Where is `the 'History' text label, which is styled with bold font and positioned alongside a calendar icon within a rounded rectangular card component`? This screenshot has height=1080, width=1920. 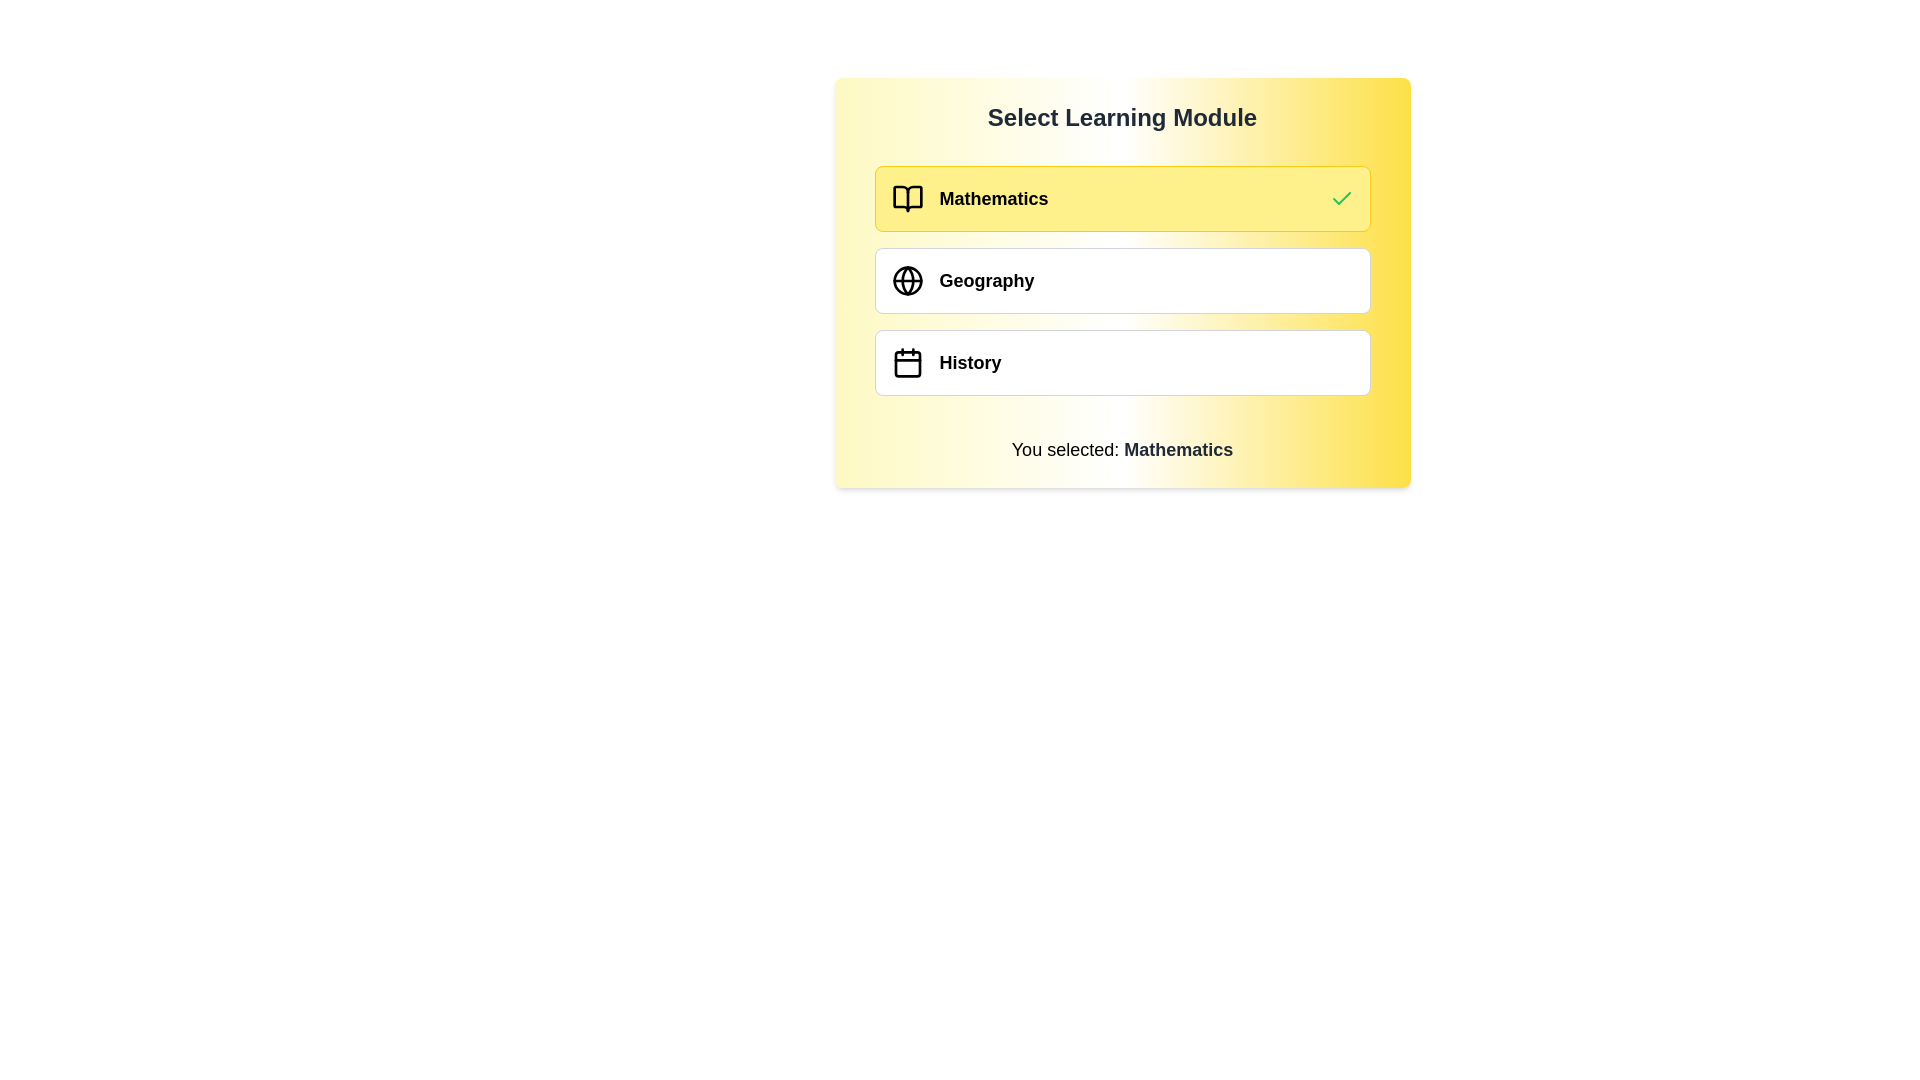 the 'History' text label, which is styled with bold font and positioned alongside a calendar icon within a rounded rectangular card component is located at coordinates (970, 362).